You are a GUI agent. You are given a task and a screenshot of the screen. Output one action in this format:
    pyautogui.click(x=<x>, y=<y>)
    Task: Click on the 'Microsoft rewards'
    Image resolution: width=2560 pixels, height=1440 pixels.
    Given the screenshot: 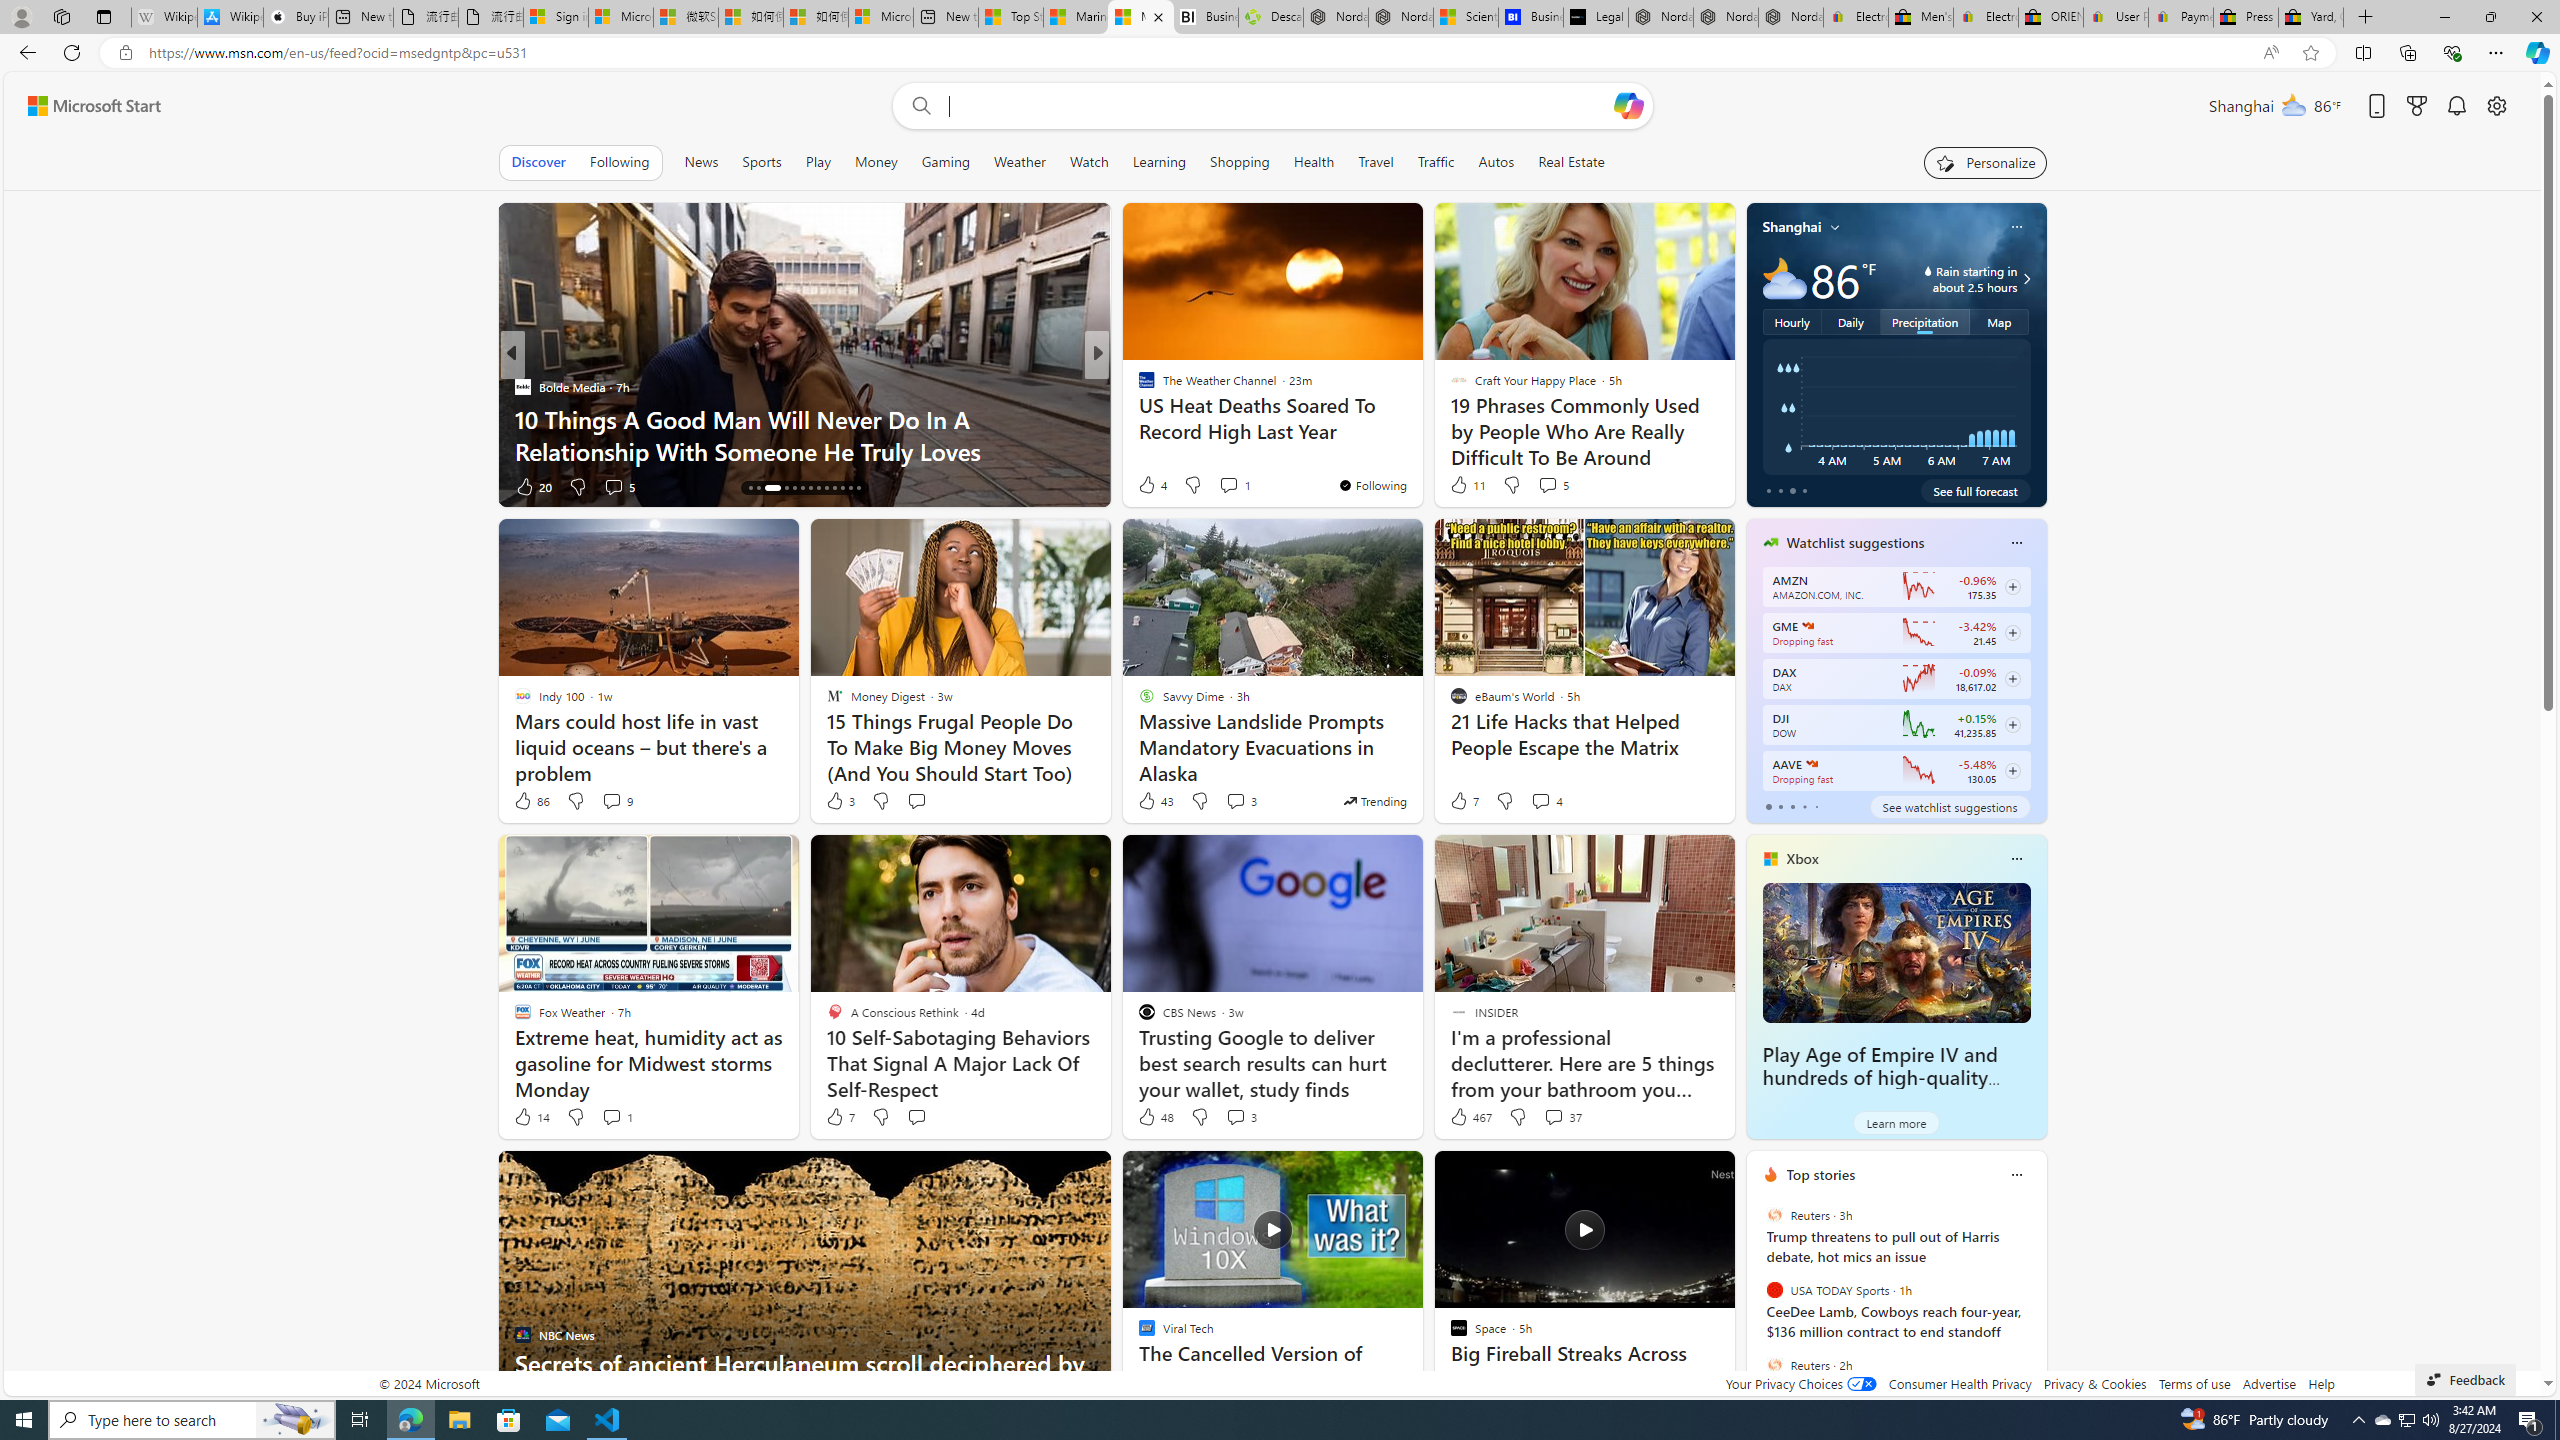 What is the action you would take?
    pyautogui.click(x=2416, y=106)
    